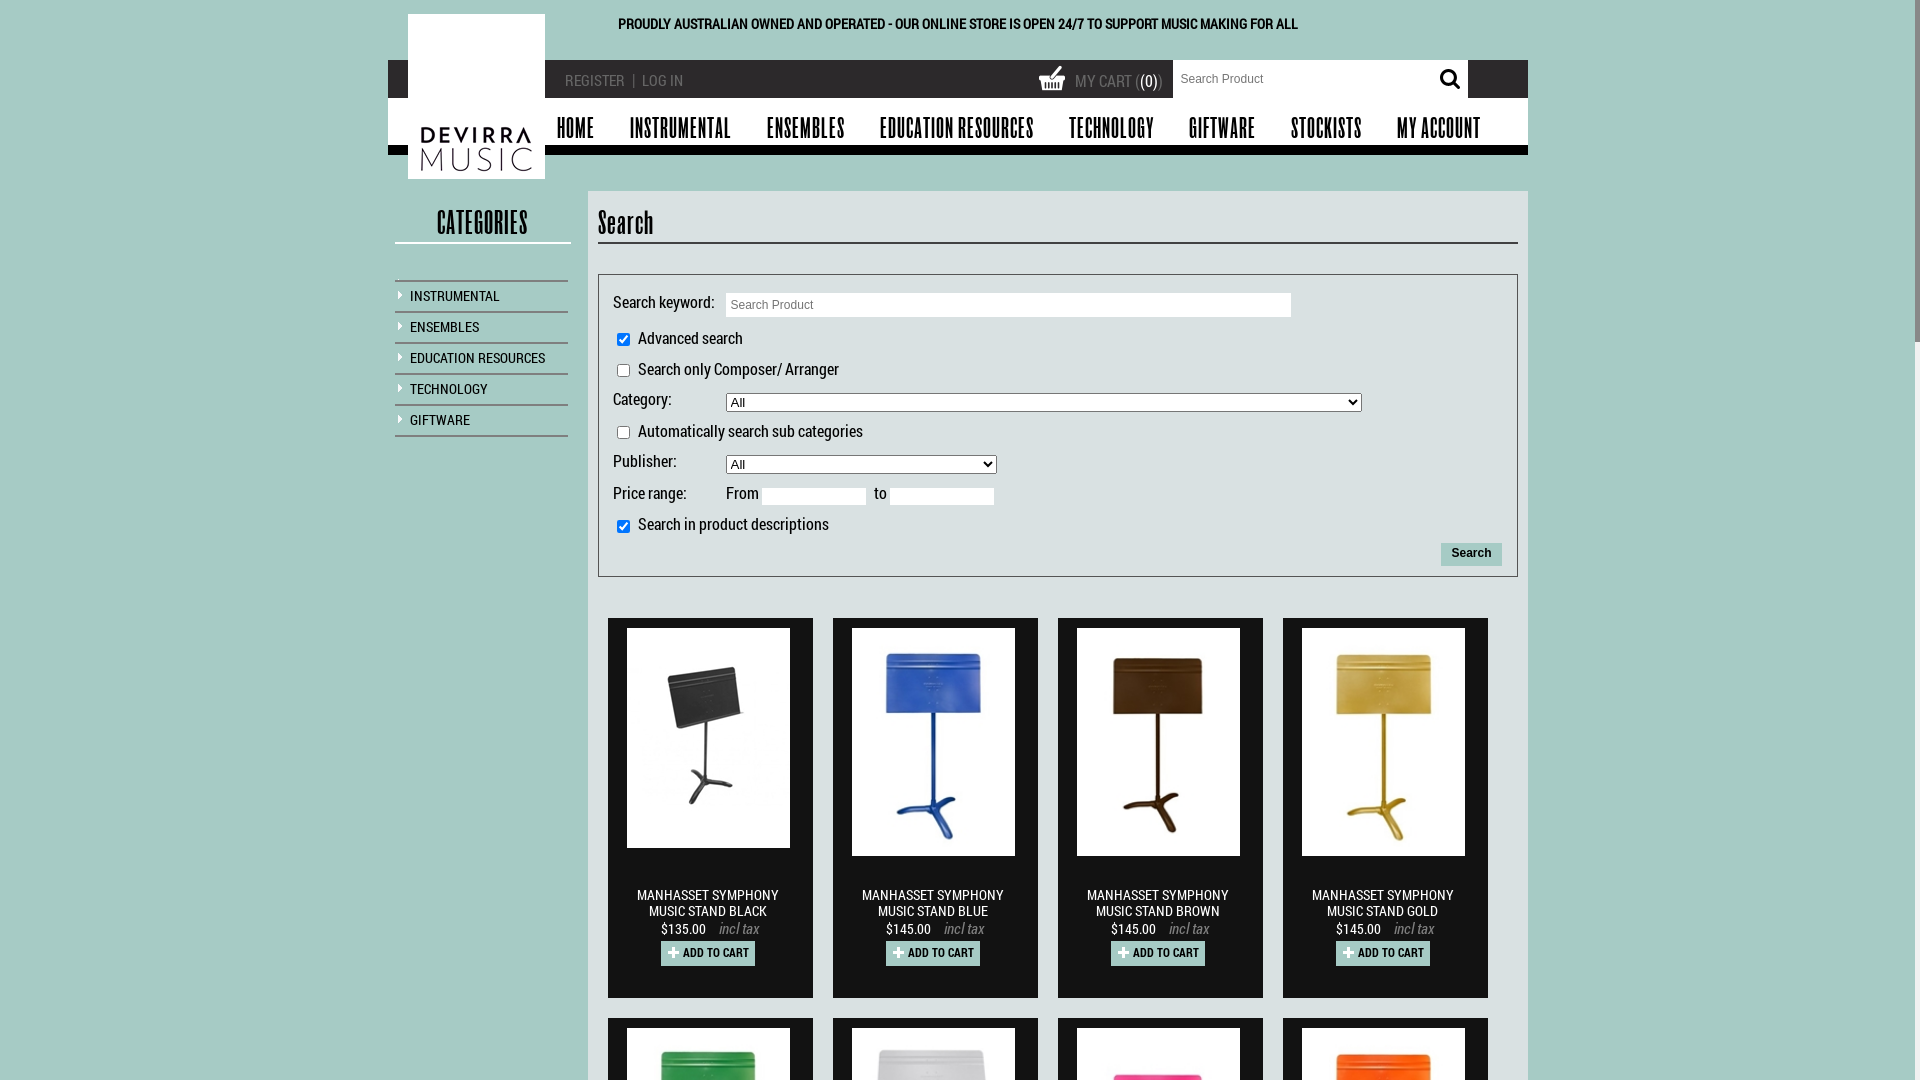 This screenshot has width=1920, height=1080. I want to click on 'MY CART ((0))', so click(1103, 74).